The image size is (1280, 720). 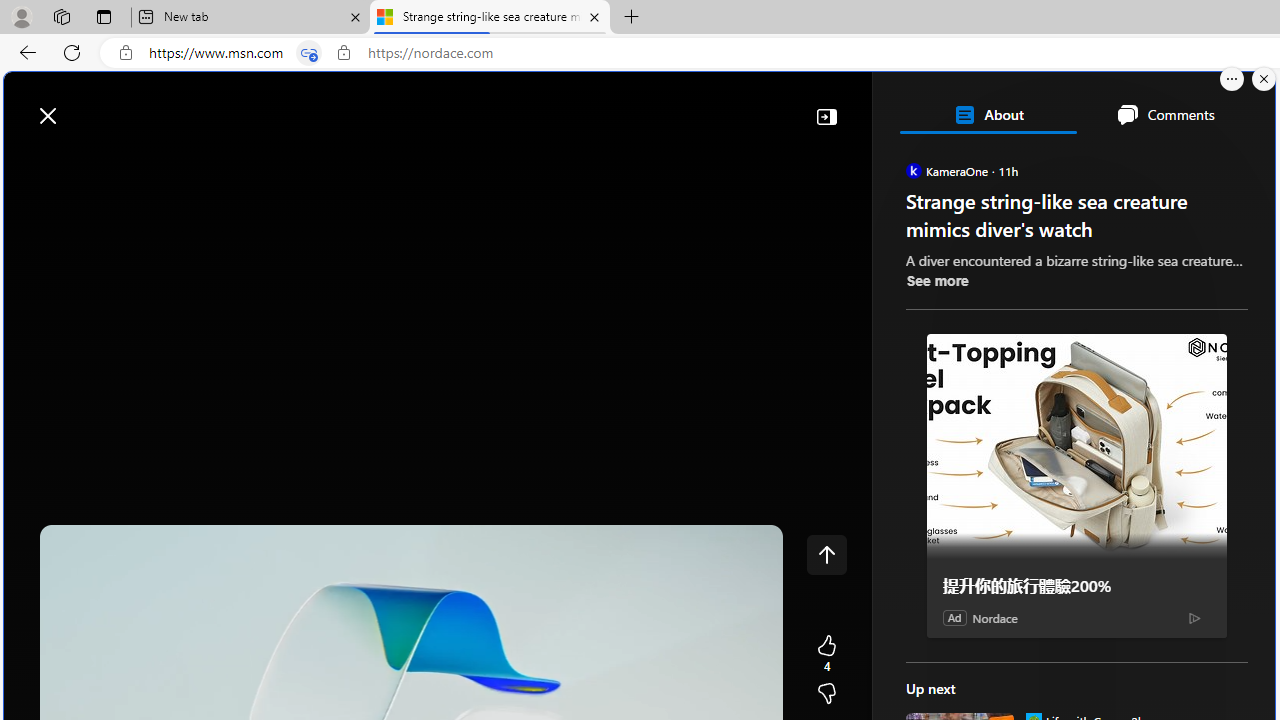 I want to click on 'Refresh', so click(x=72, y=51).